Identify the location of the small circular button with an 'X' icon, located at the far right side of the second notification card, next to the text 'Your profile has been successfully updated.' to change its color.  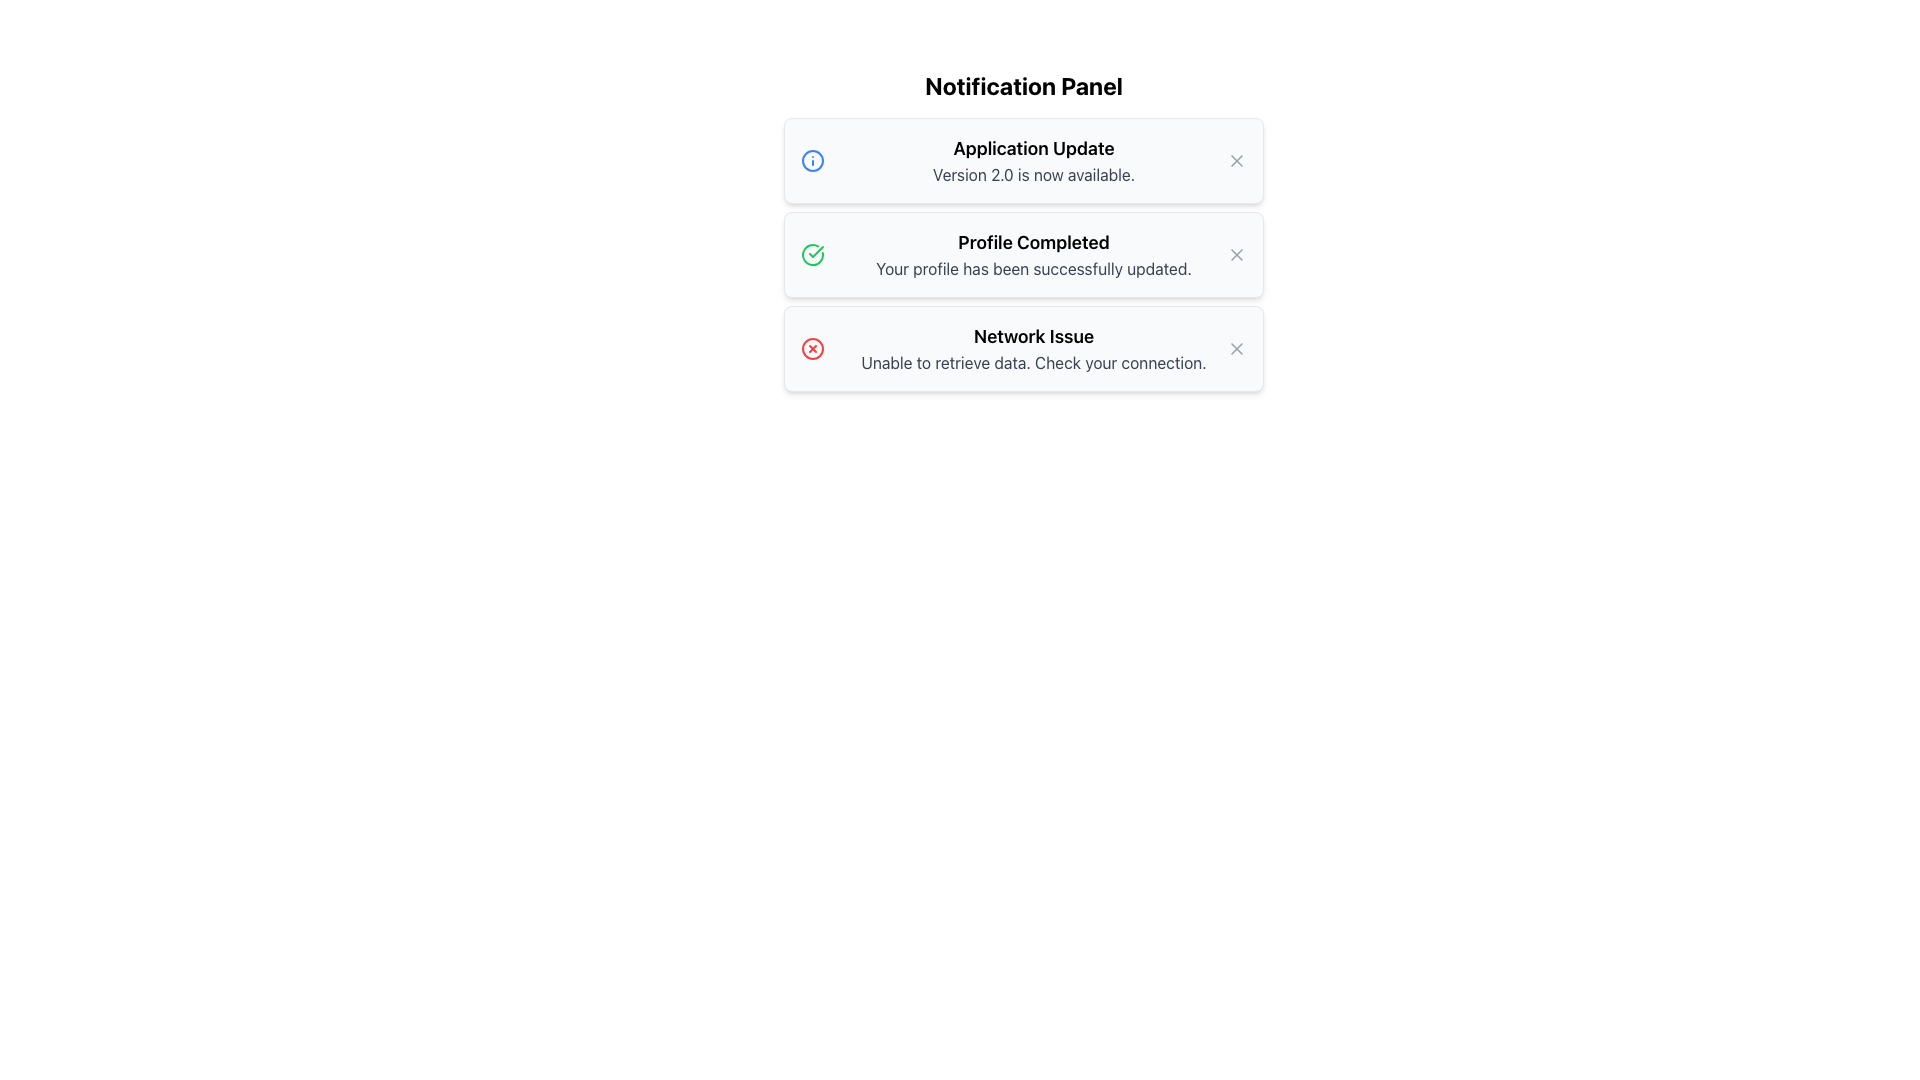
(1236, 253).